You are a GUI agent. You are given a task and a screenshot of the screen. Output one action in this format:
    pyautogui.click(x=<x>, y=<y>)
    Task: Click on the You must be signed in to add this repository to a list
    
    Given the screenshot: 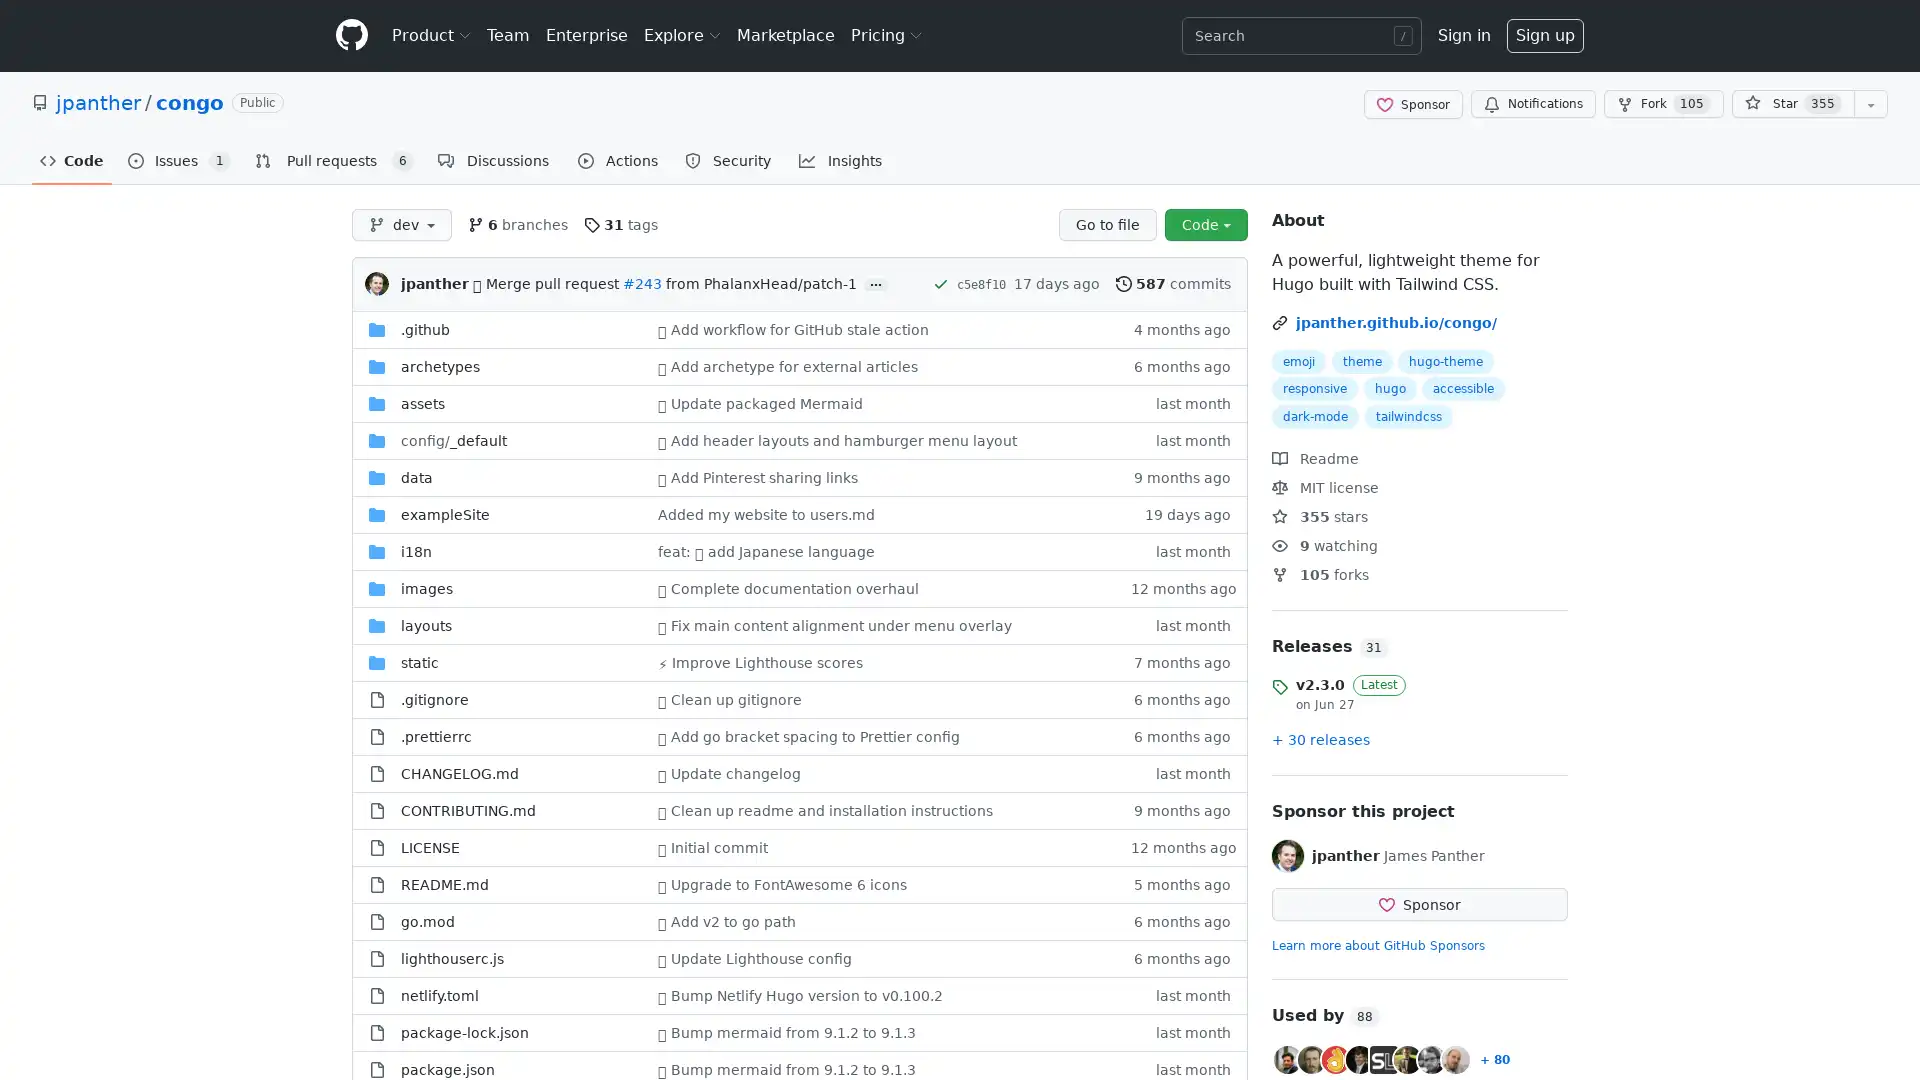 What is the action you would take?
    pyautogui.click(x=1870, y=104)
    